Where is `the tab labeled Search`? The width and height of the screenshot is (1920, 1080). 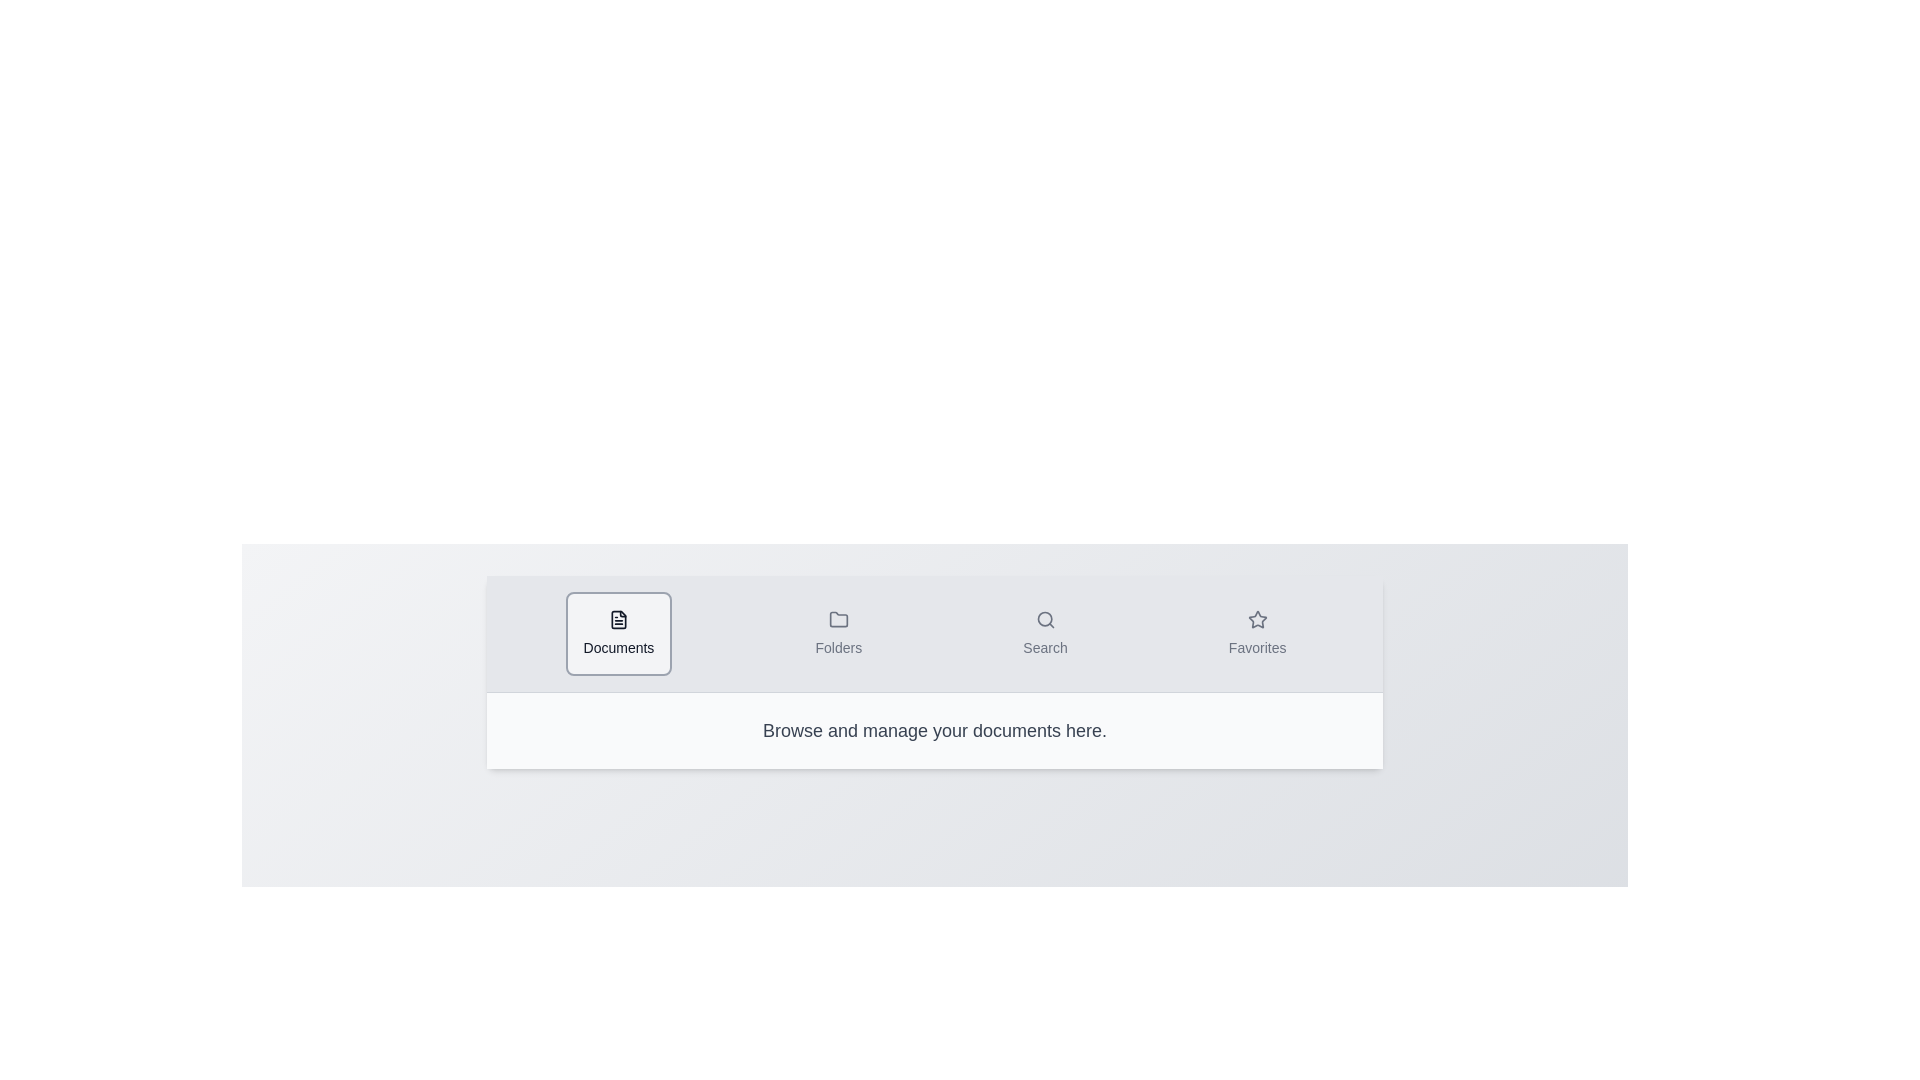 the tab labeled Search is located at coordinates (1044, 633).